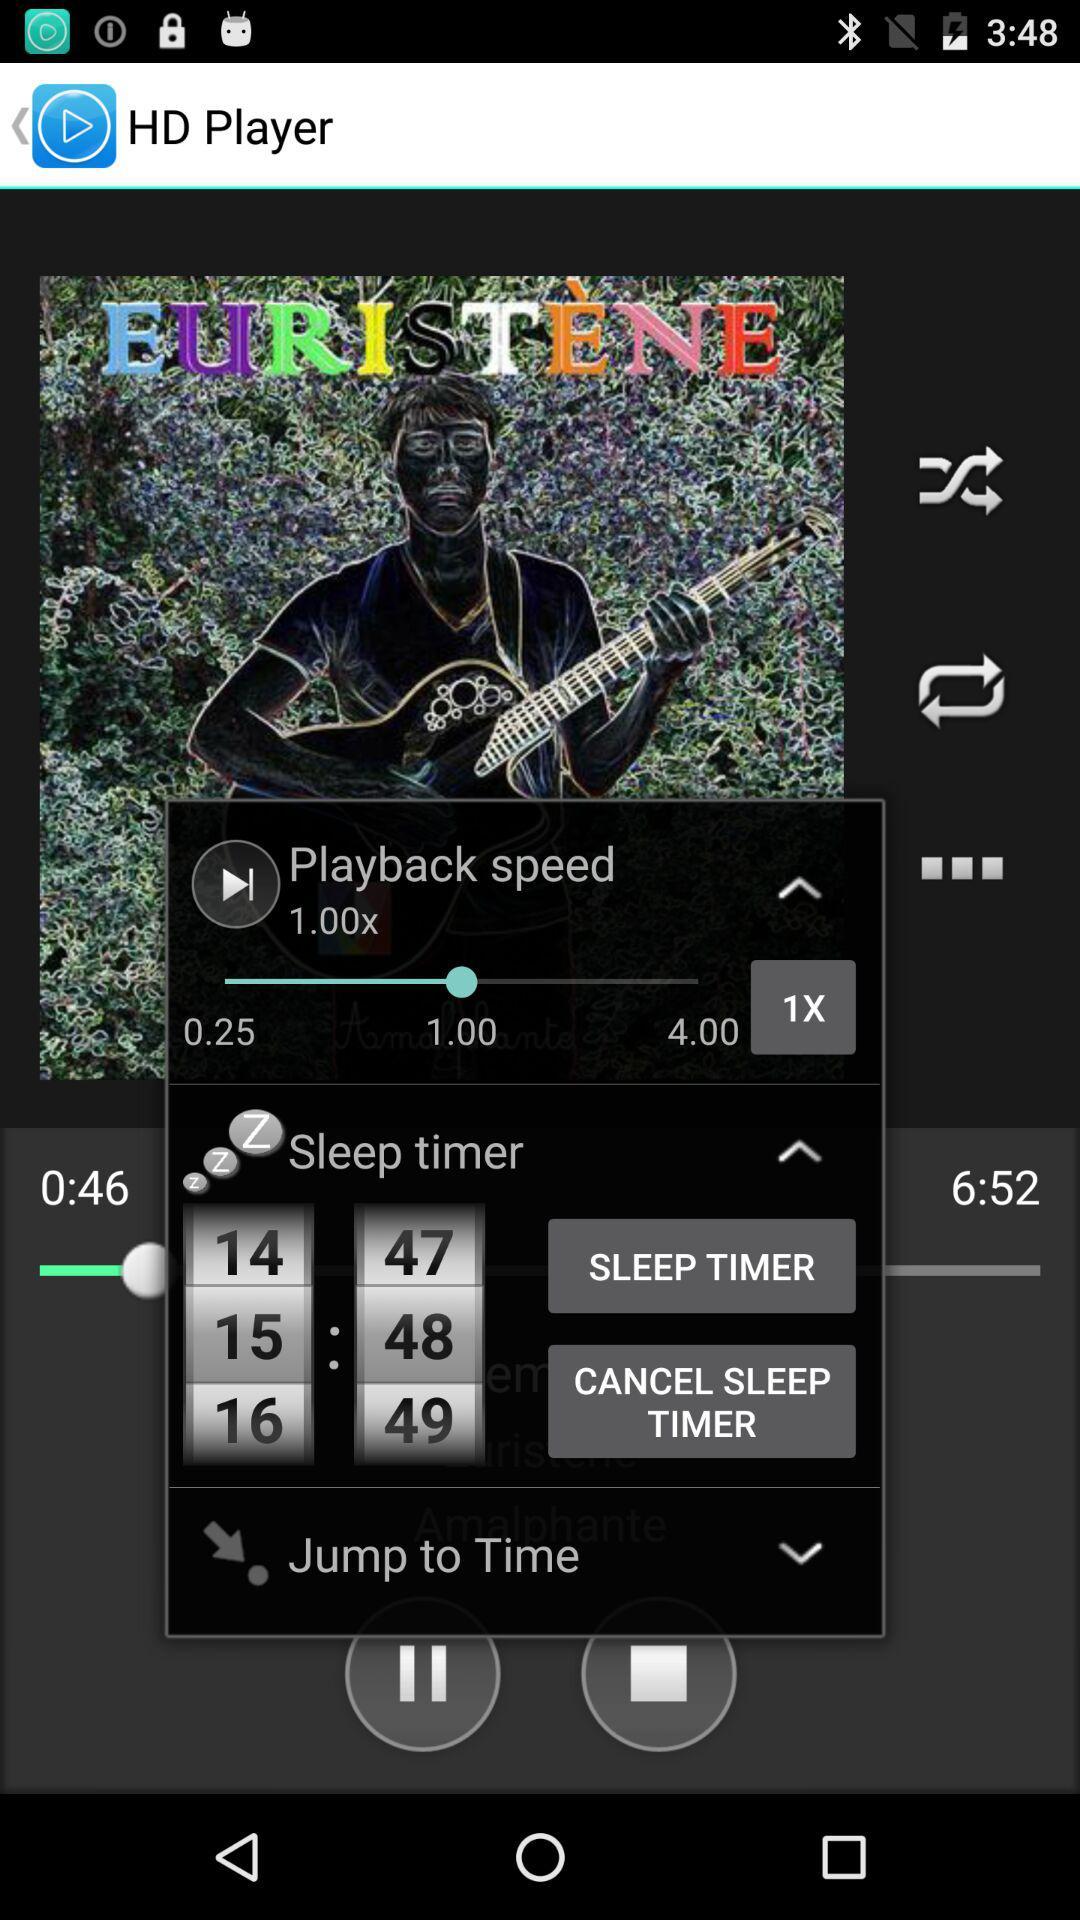  What do you see at coordinates (802, 1007) in the screenshot?
I see `the 1x item` at bounding box center [802, 1007].